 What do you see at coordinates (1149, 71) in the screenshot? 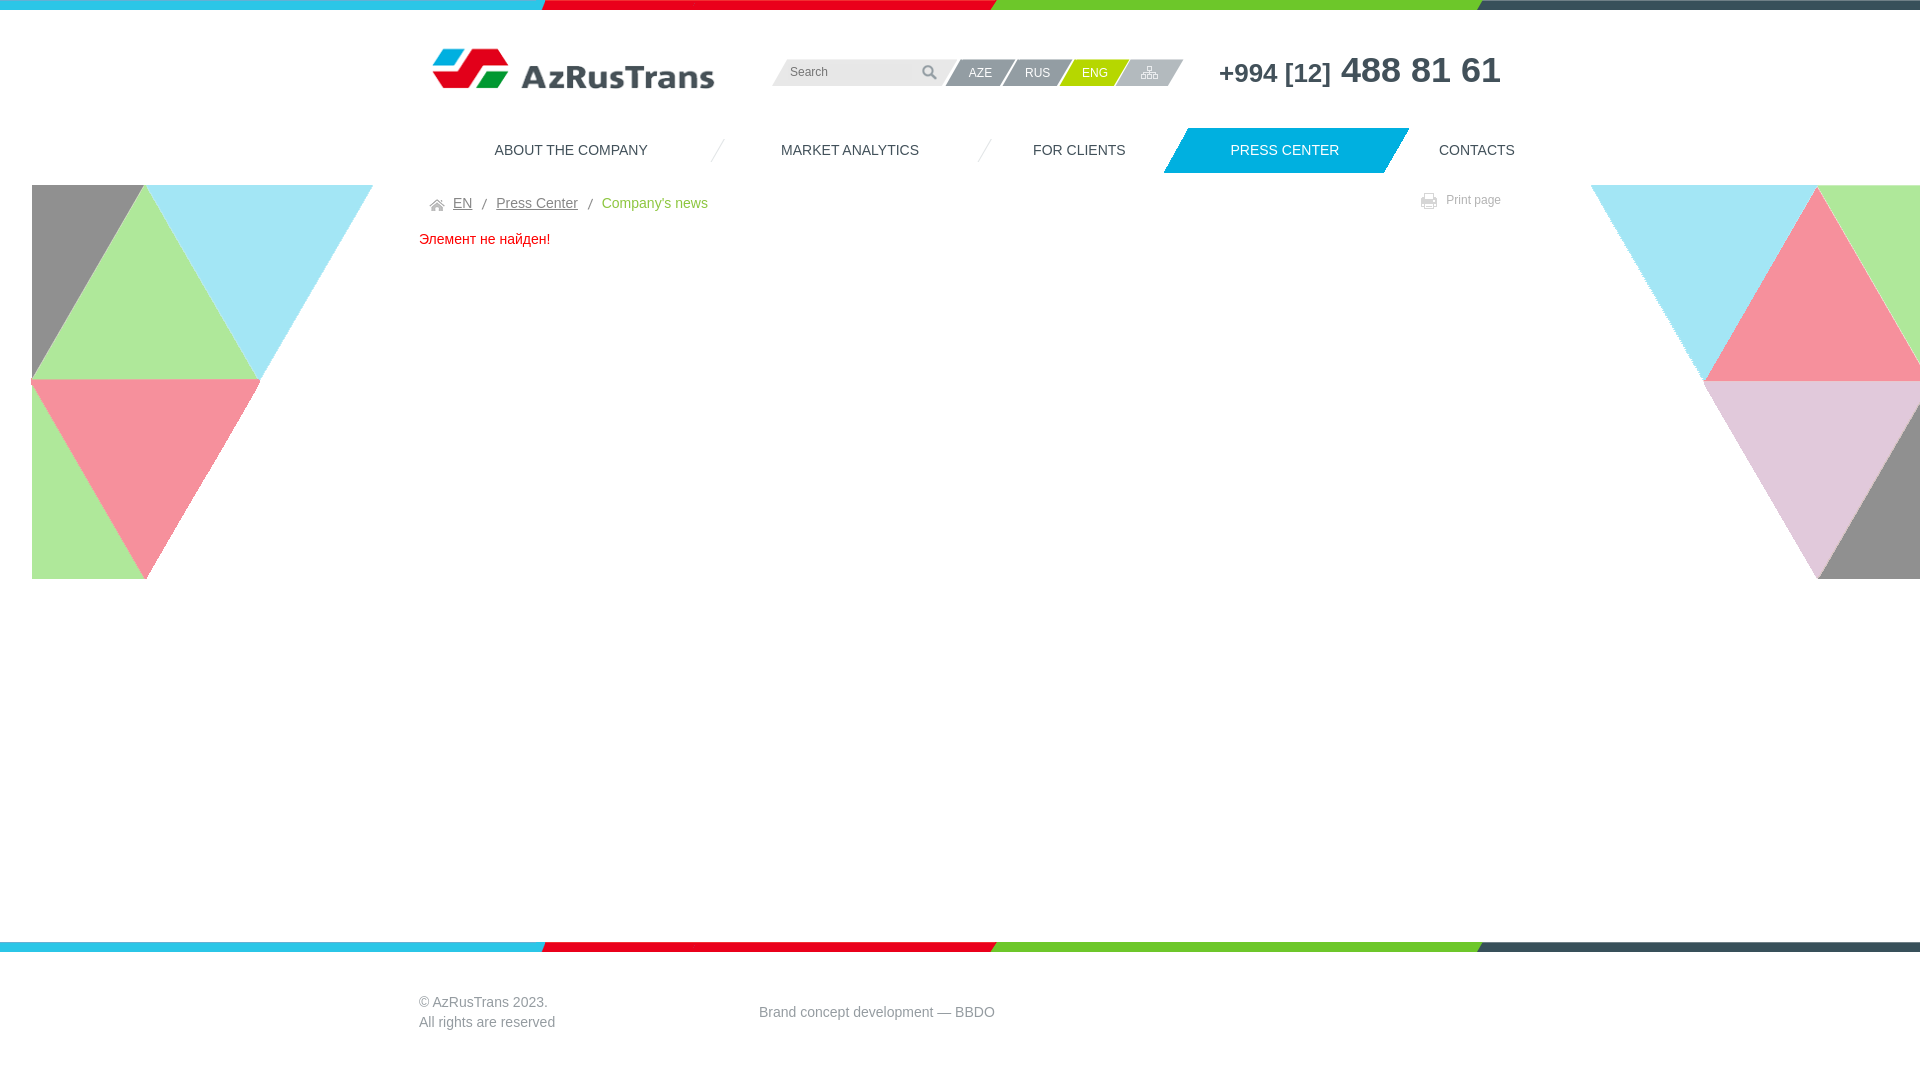
I see `'Site map'` at bounding box center [1149, 71].